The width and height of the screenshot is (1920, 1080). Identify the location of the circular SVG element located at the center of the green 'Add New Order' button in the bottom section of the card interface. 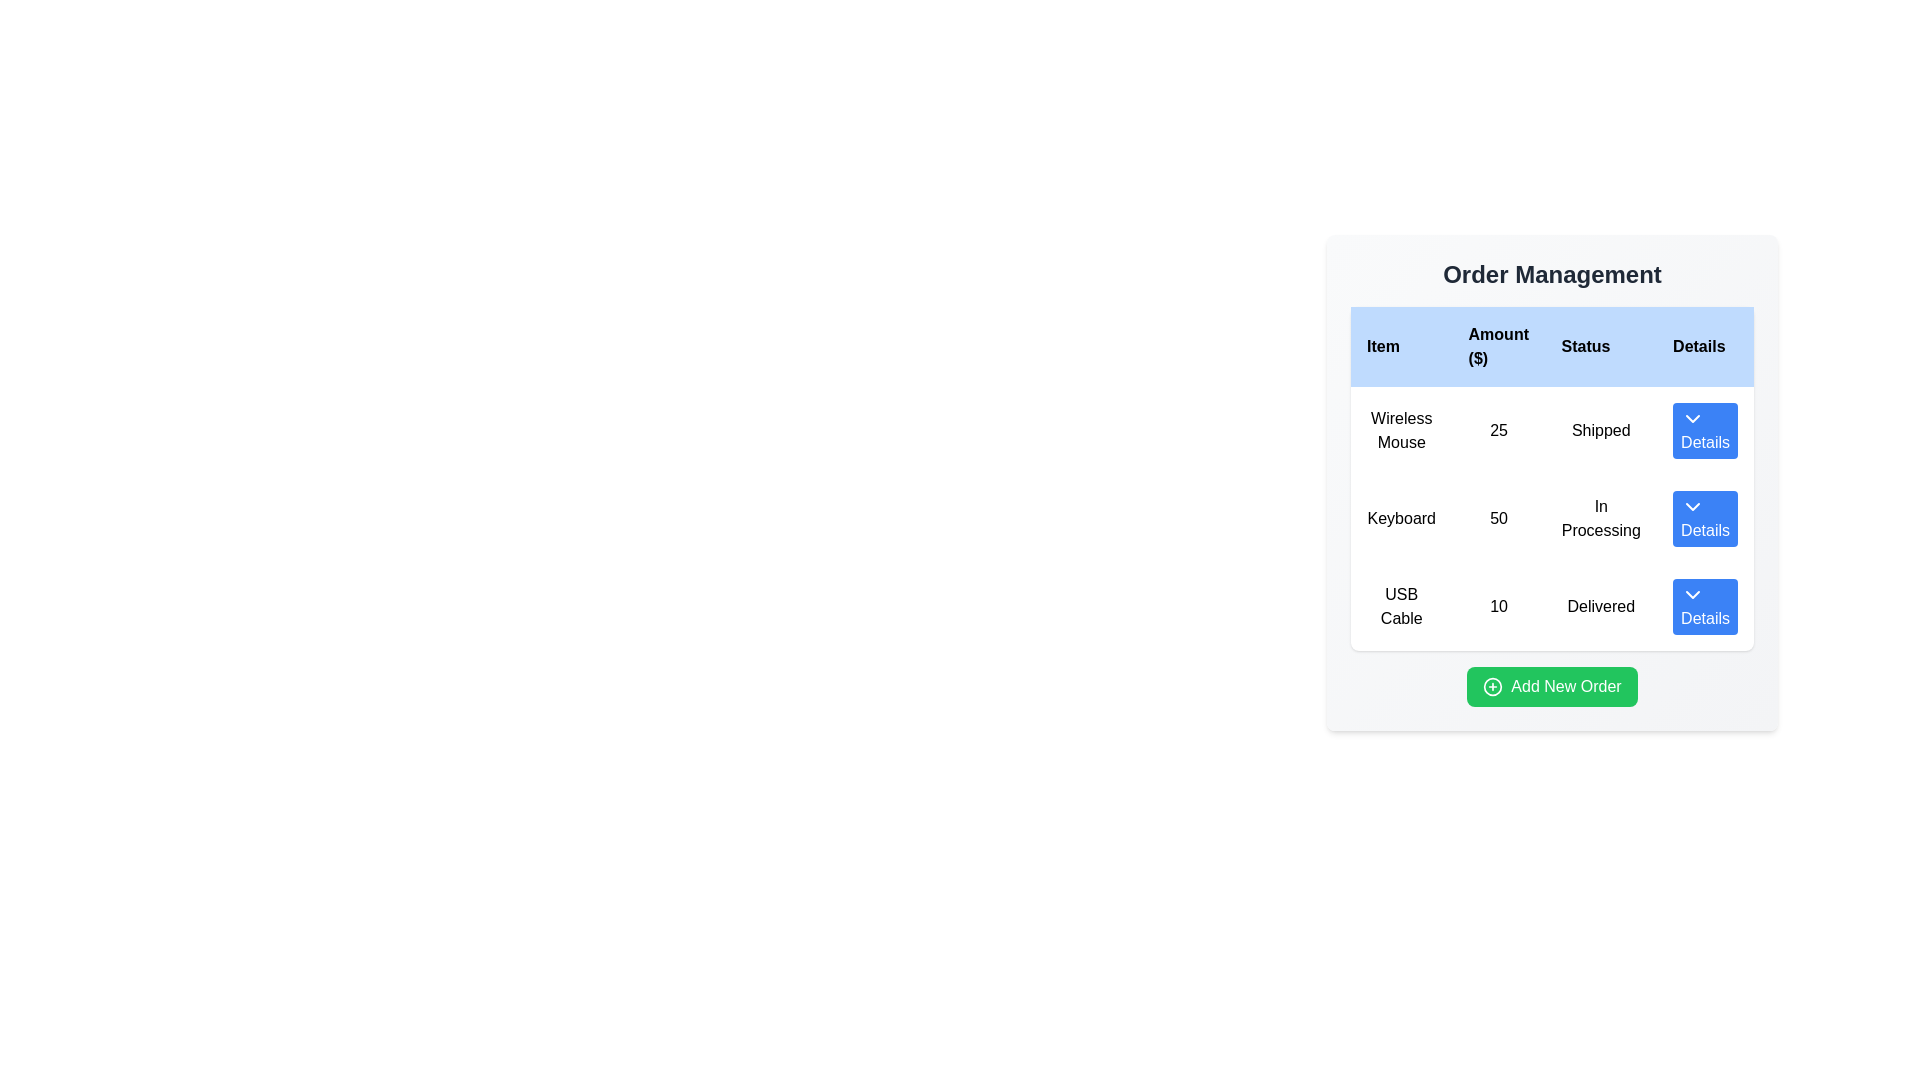
(1493, 685).